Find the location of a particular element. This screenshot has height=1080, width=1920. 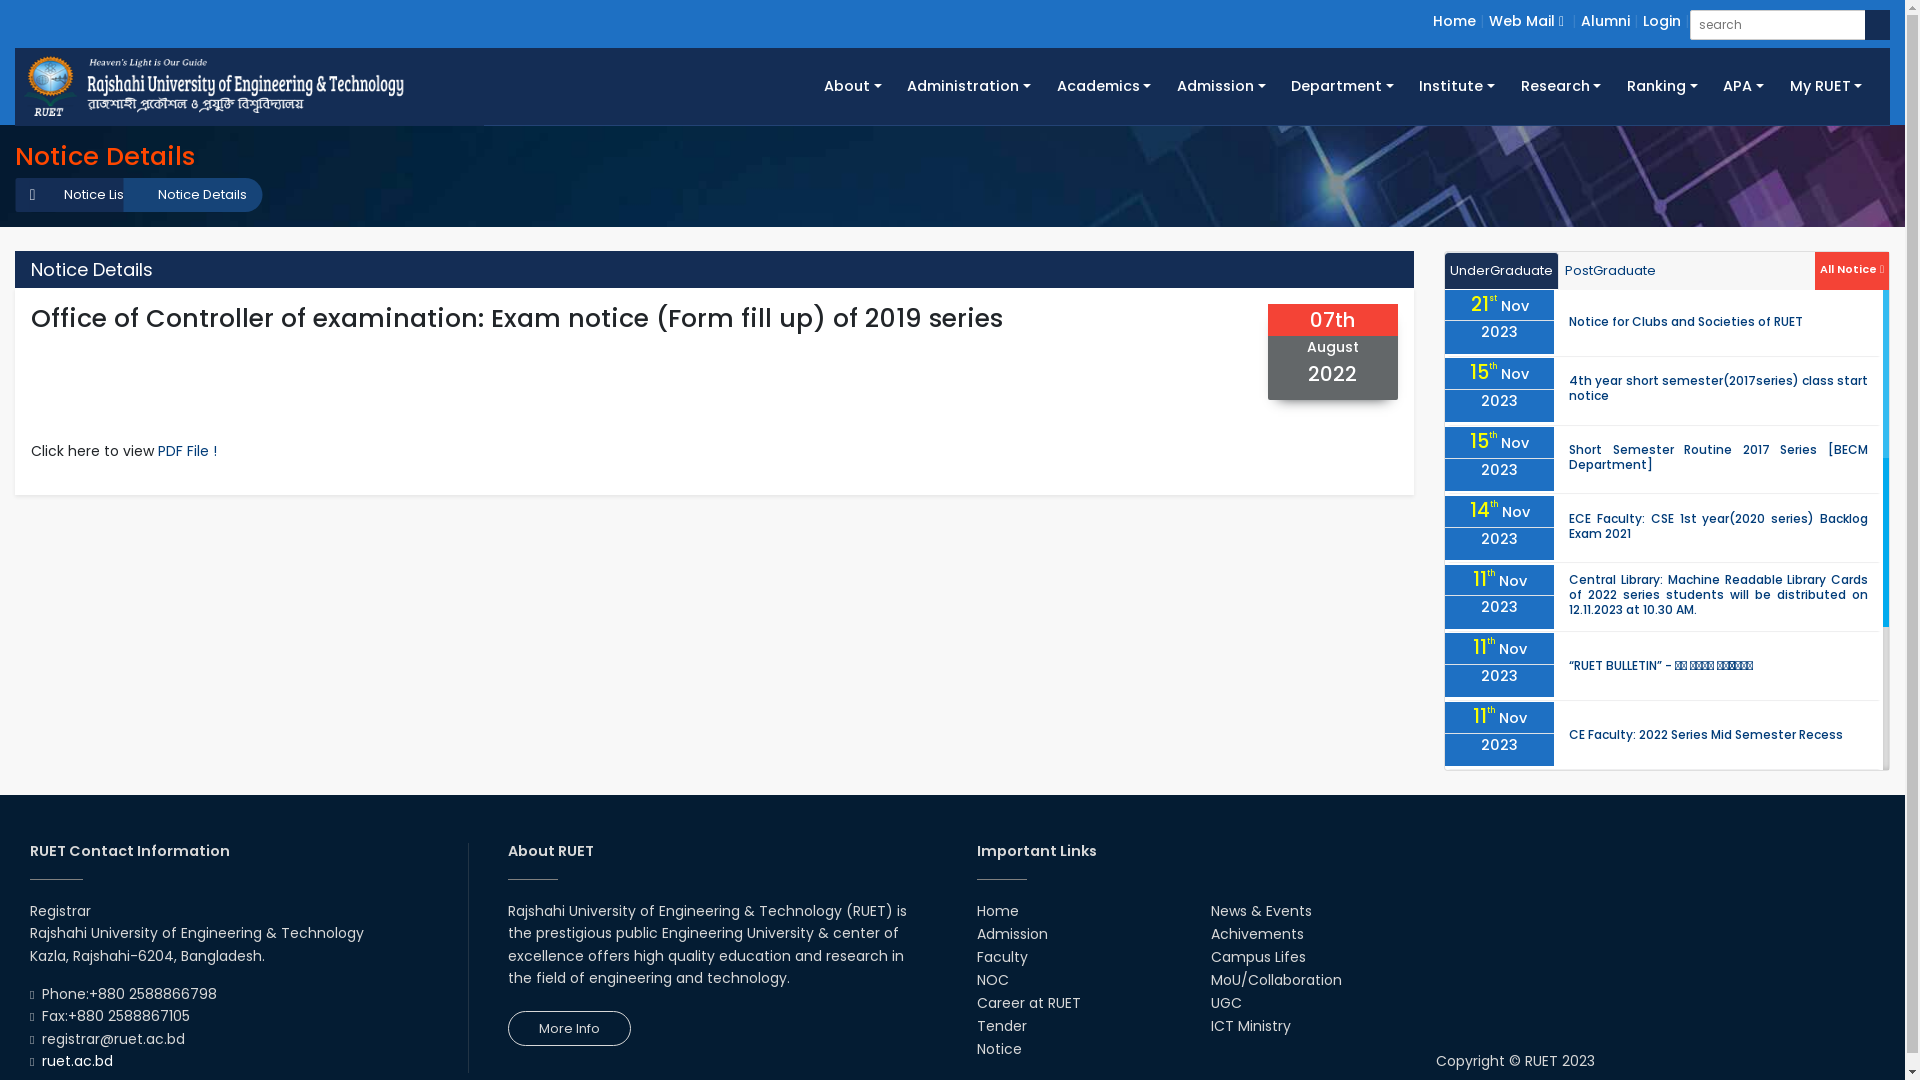

'ECE Faculty: CSE 1st year(2020 series) Backlog Exam 2021' is located at coordinates (1717, 524).